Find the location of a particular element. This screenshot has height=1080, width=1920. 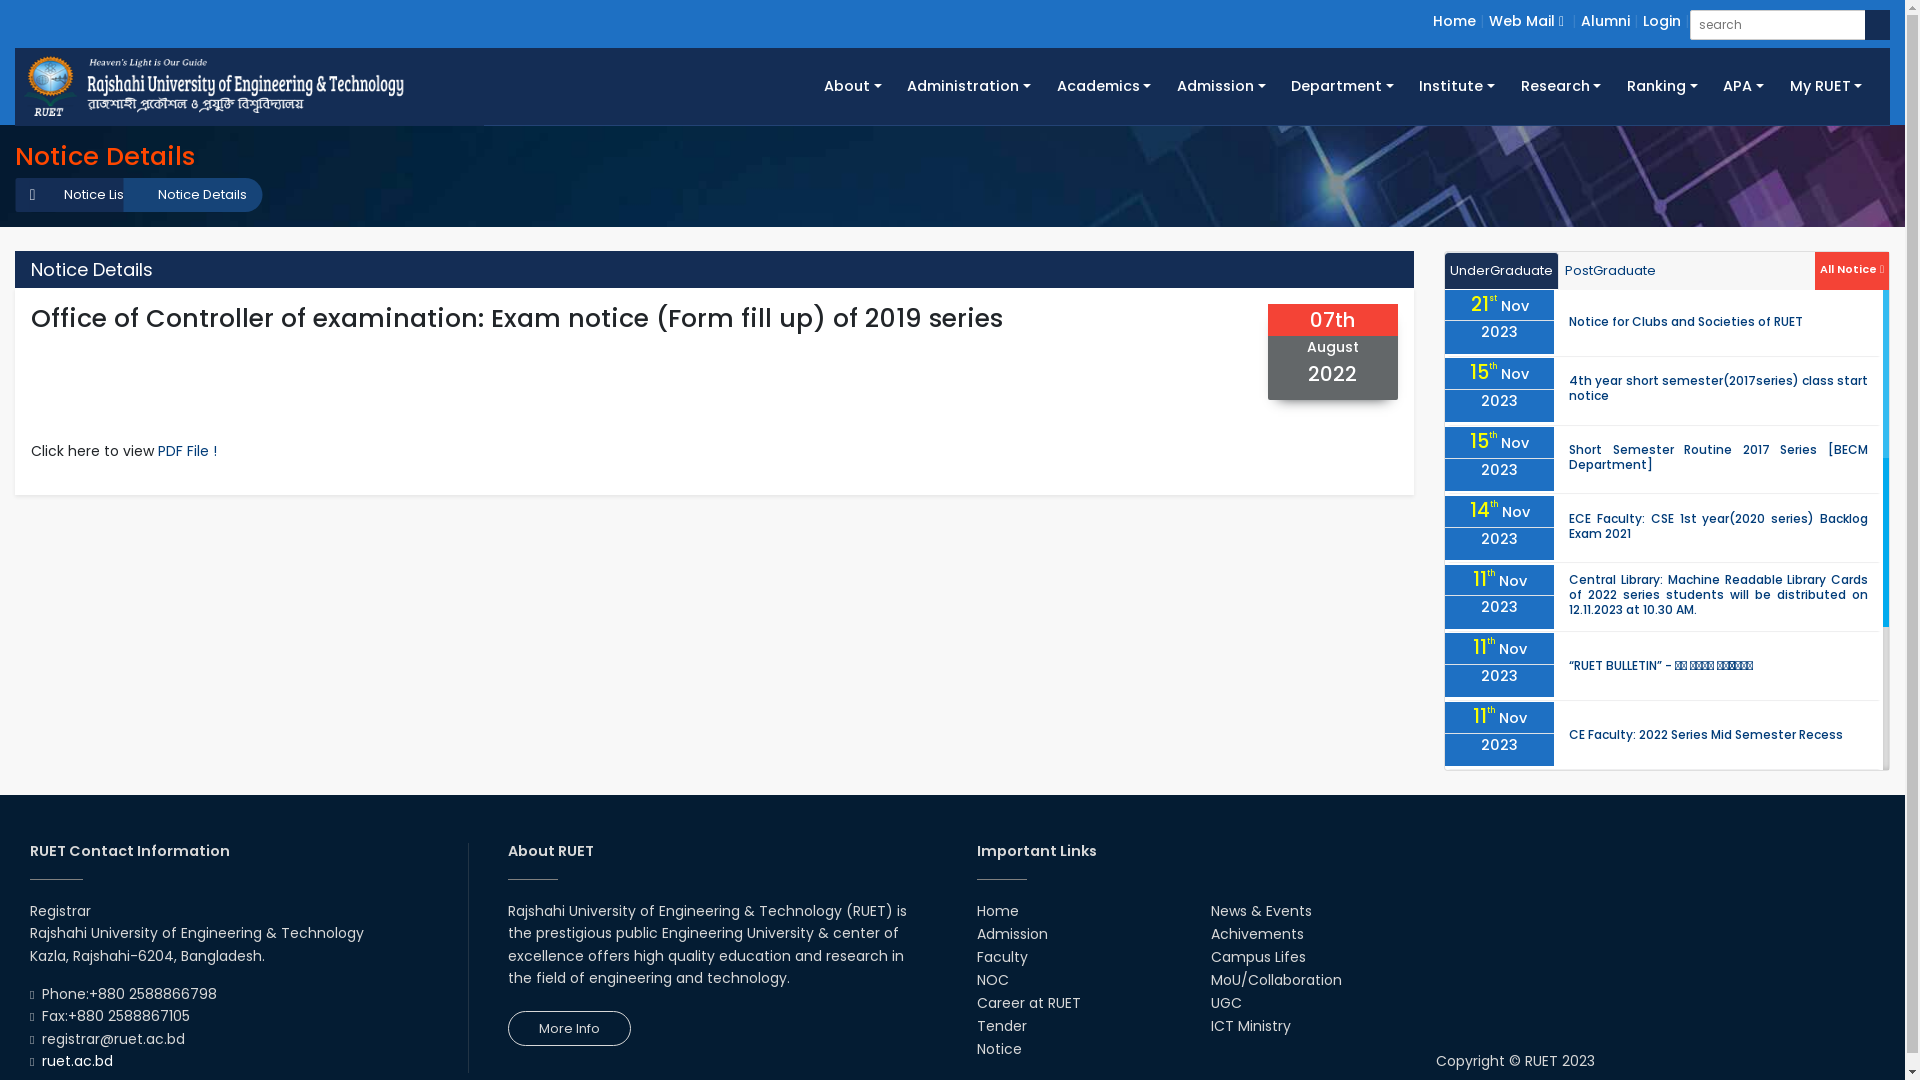

'ECE Faculty: CSE 1st year(2020 series) Backlog Exam 2021' is located at coordinates (1717, 524).